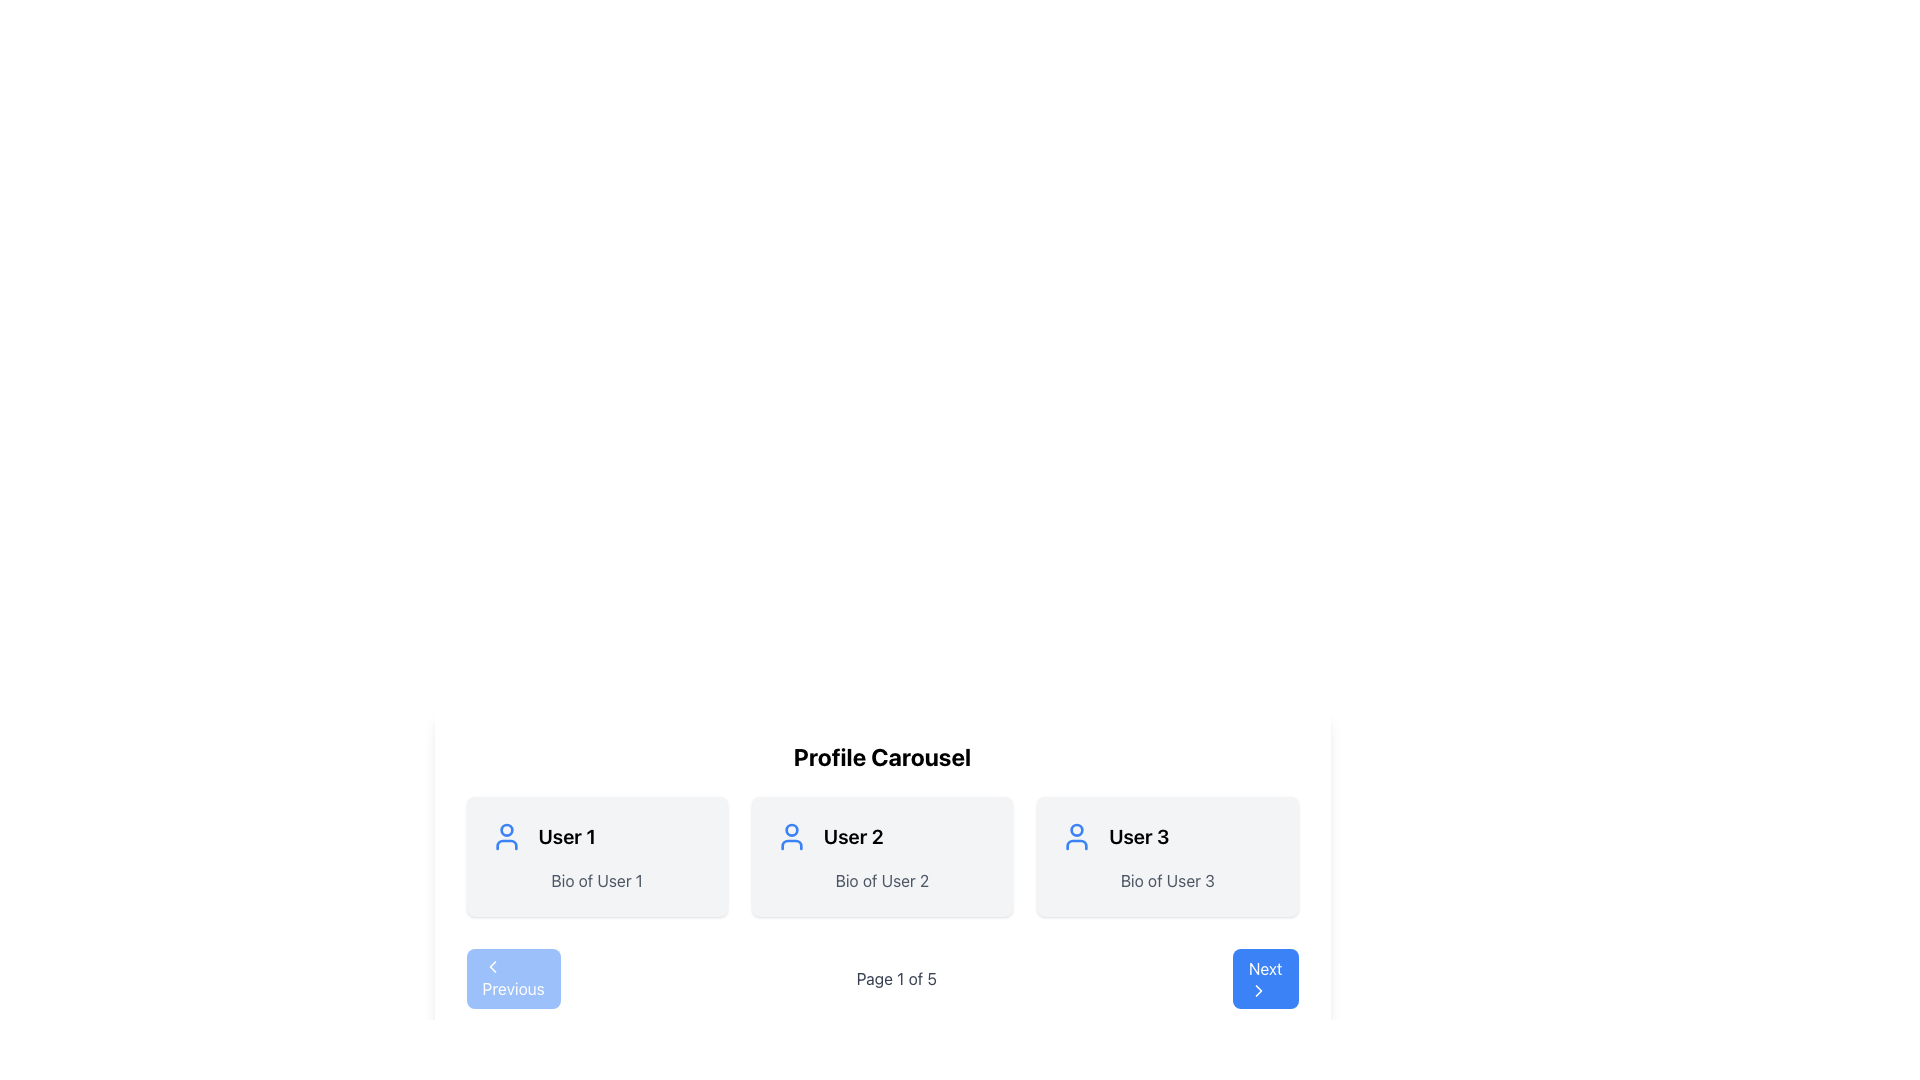 This screenshot has width=1920, height=1080. Describe the element at coordinates (881, 756) in the screenshot. I see `the static text header that serves as the title for the profile carousel section, which is centrally aligned at the top of the panel` at that location.